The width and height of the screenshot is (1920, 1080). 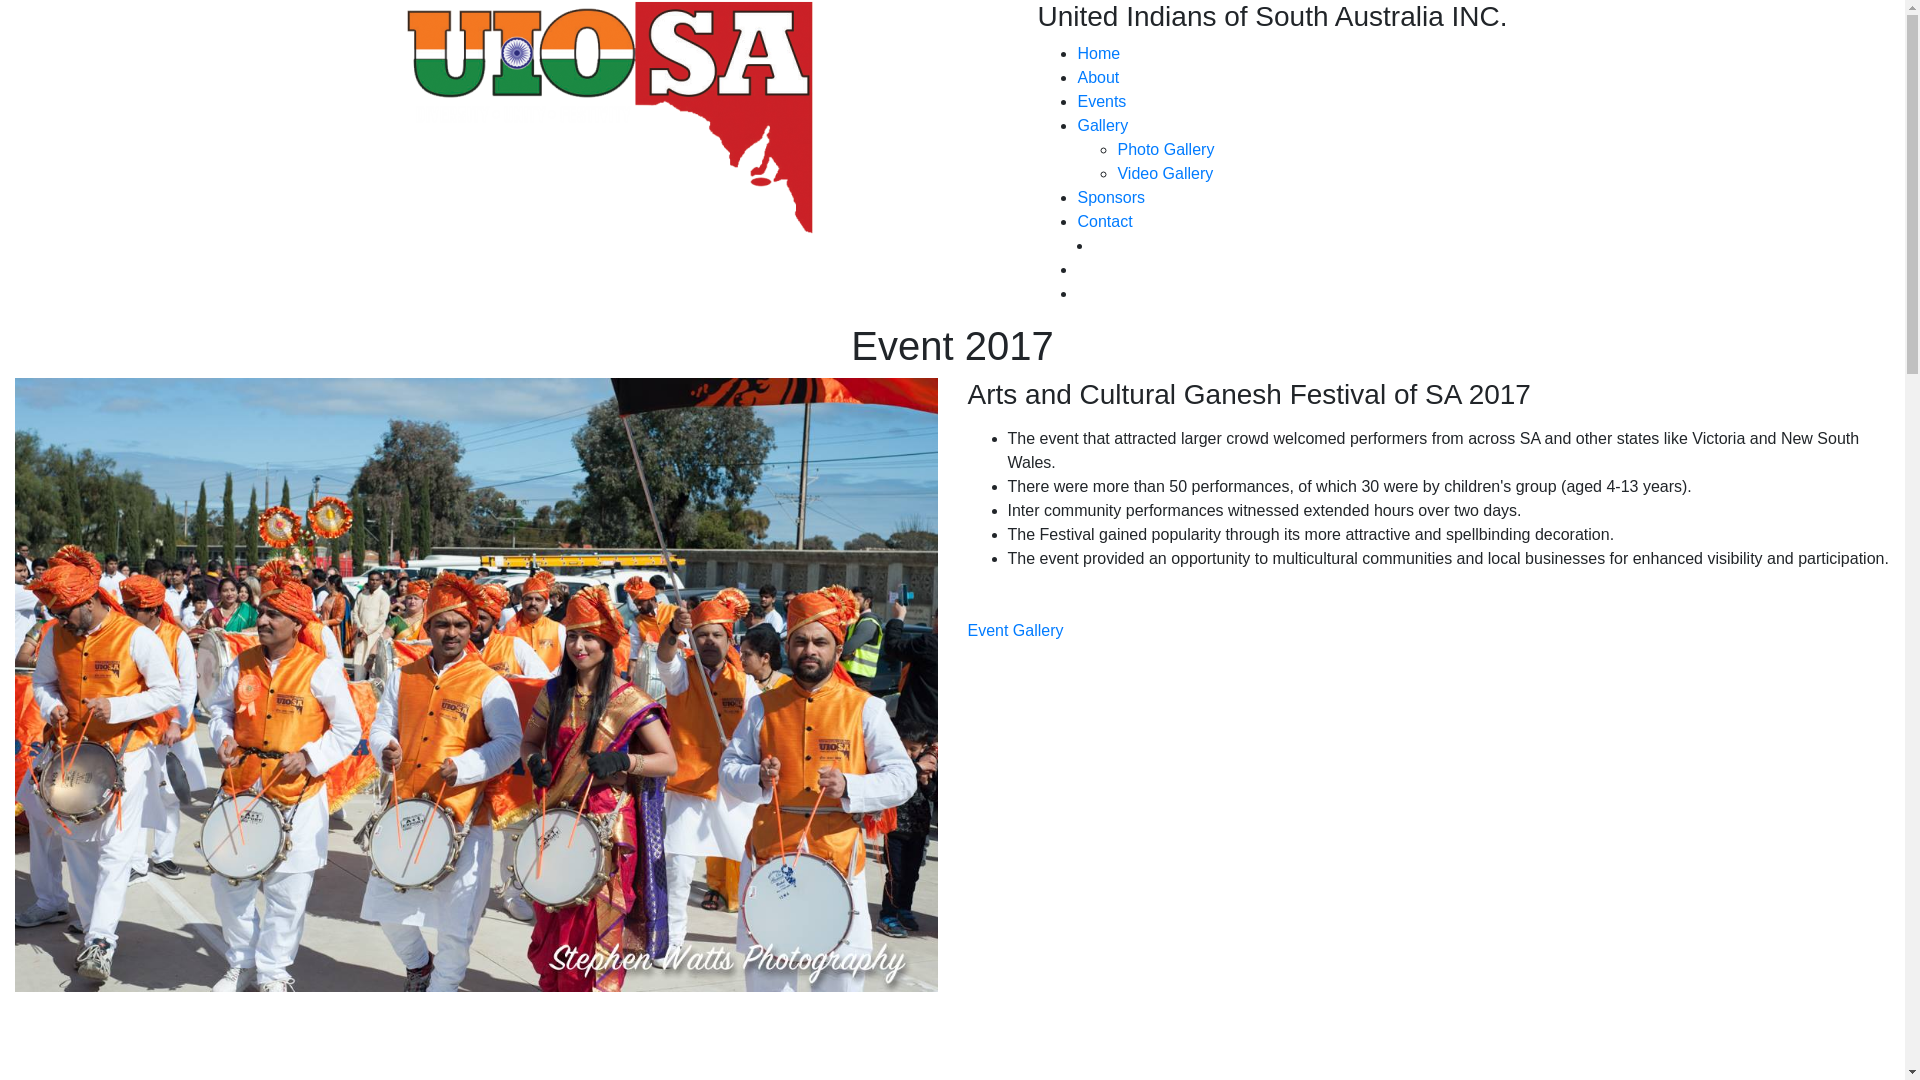 I want to click on 'Home', so click(x=1097, y=52).